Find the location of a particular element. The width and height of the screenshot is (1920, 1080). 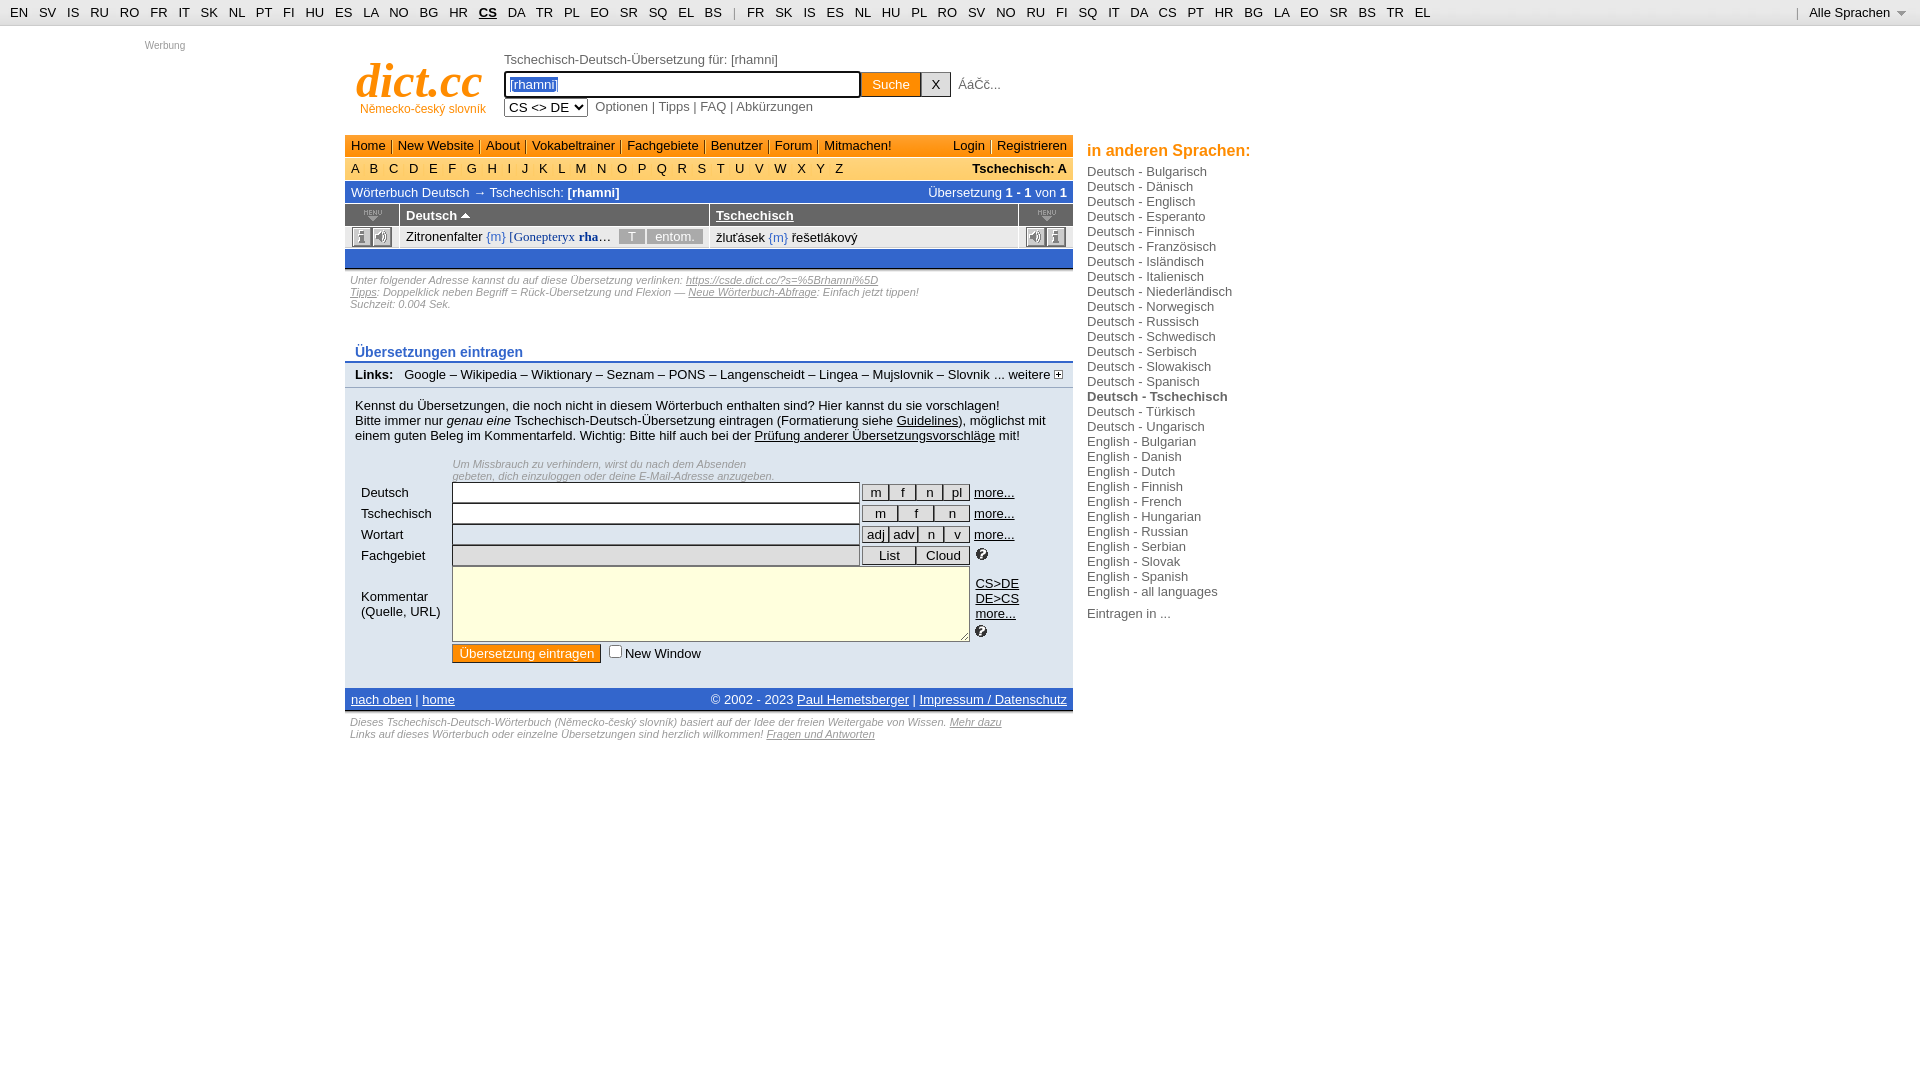

'BS' is located at coordinates (1365, 12).